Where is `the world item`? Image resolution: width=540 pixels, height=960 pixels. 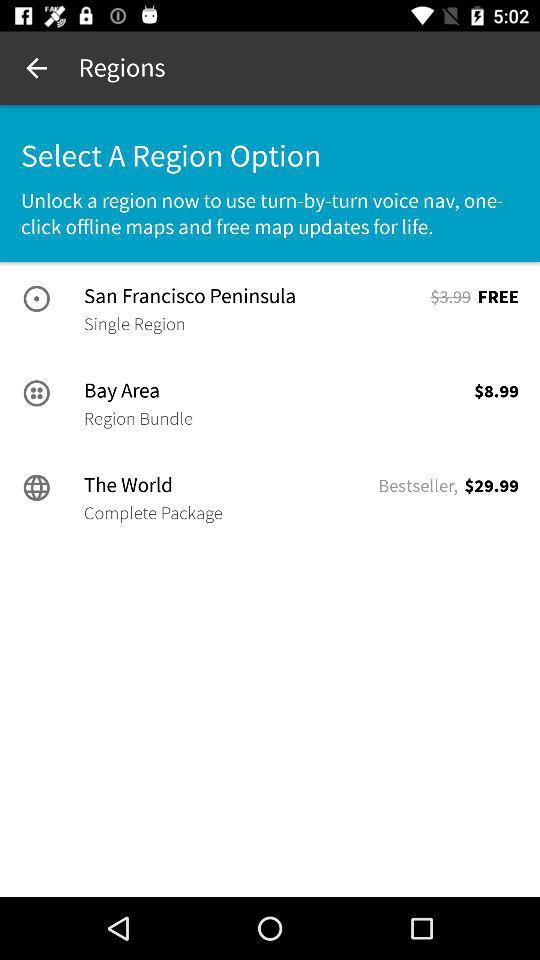
the world item is located at coordinates (228, 484).